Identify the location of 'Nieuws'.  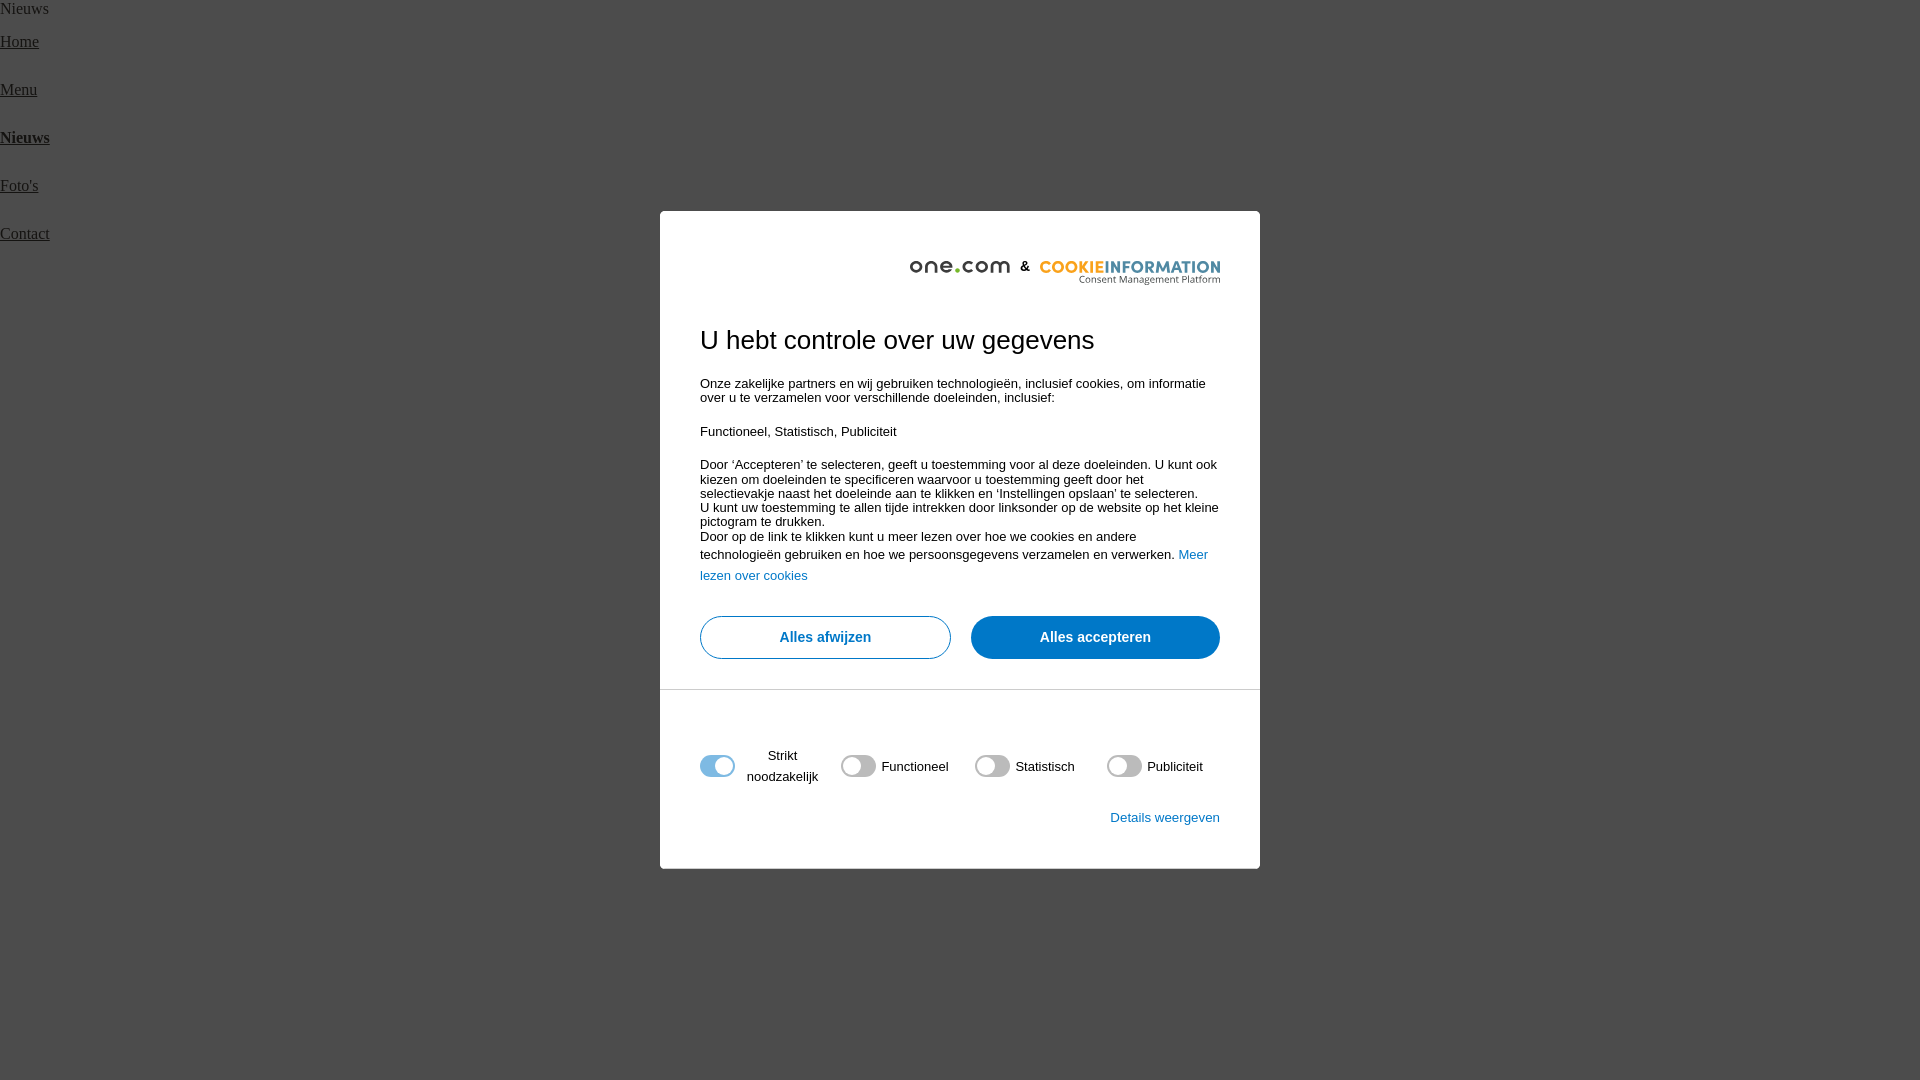
(24, 136).